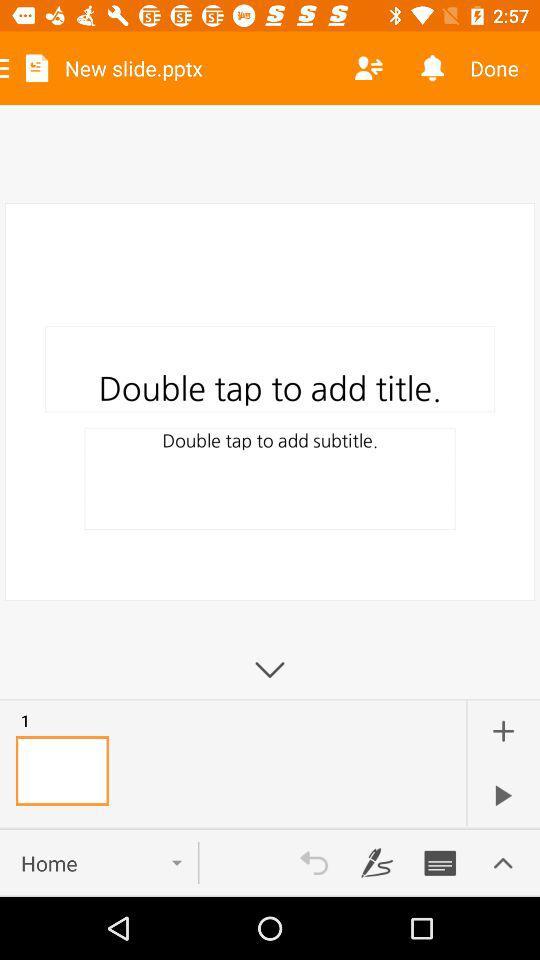 Image resolution: width=540 pixels, height=960 pixels. I want to click on more, so click(502, 730).